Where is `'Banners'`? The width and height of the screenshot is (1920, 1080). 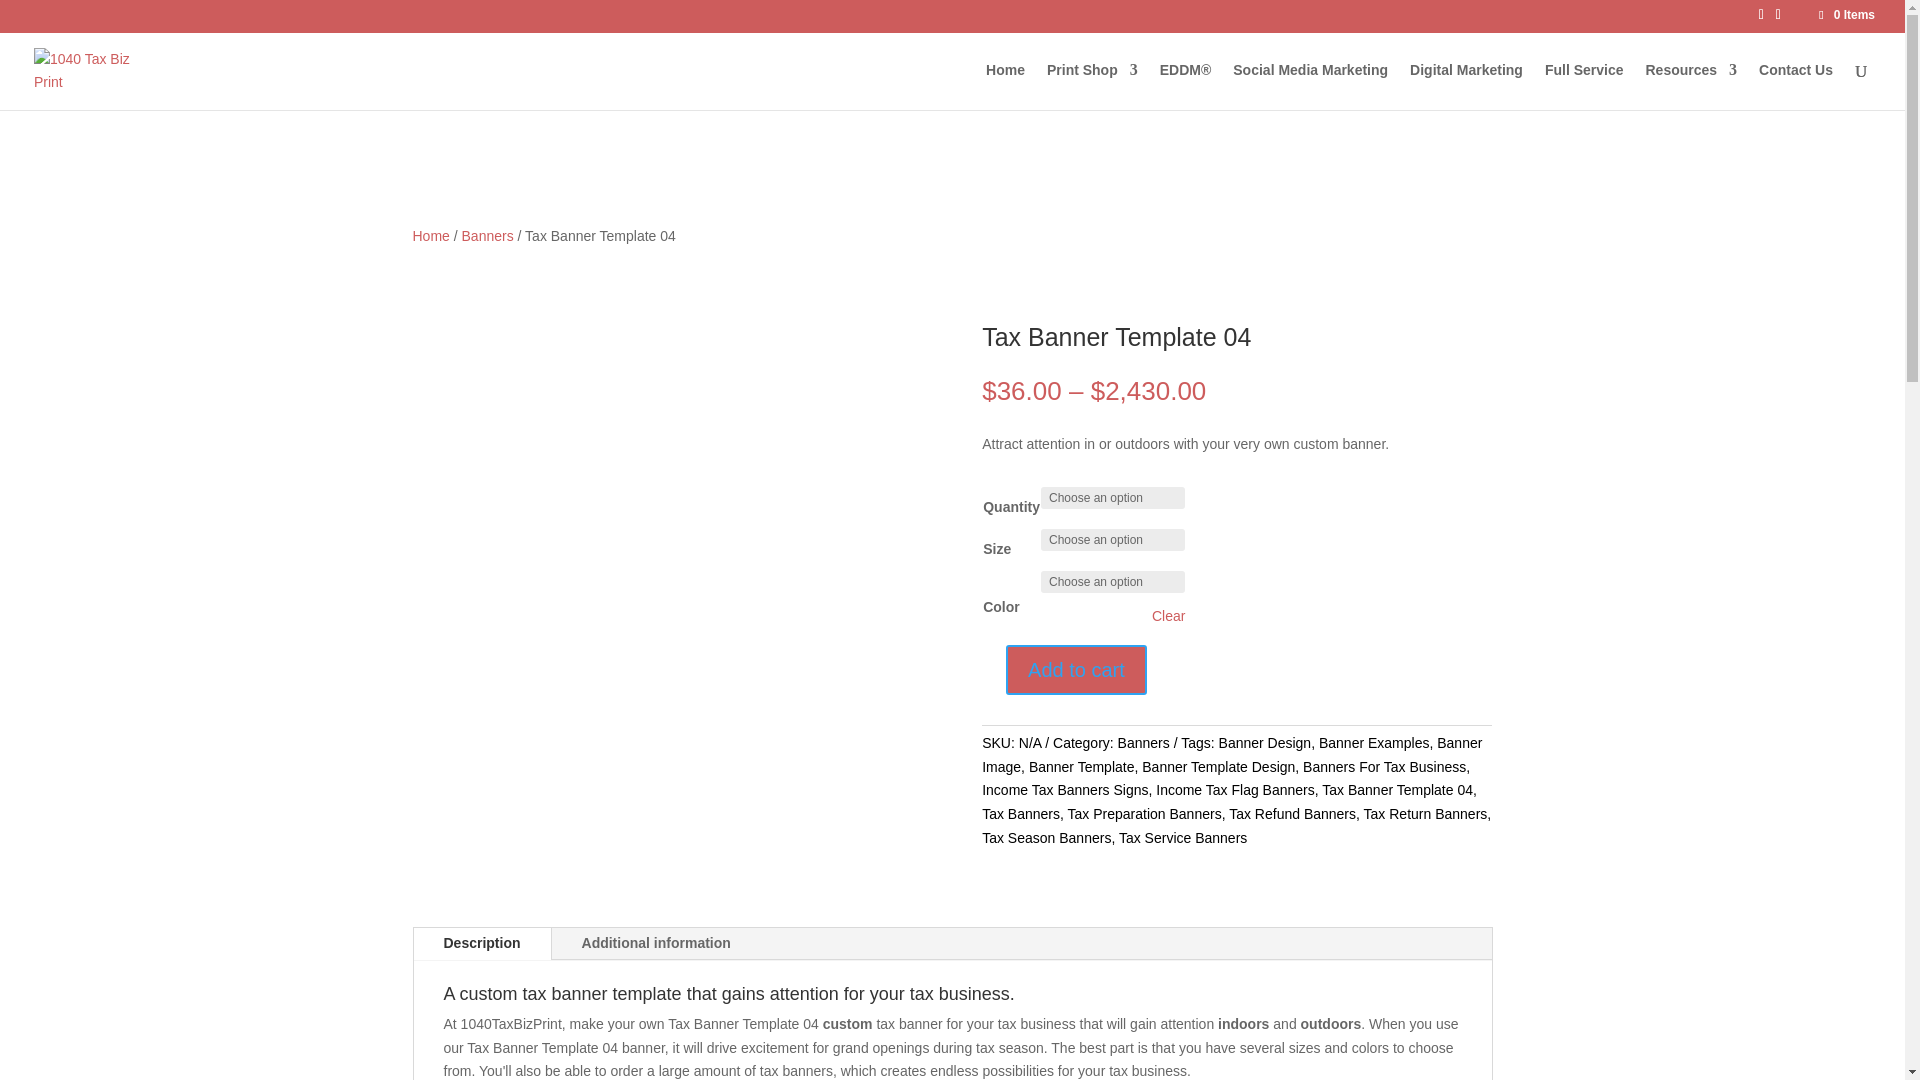
'Banners' is located at coordinates (488, 234).